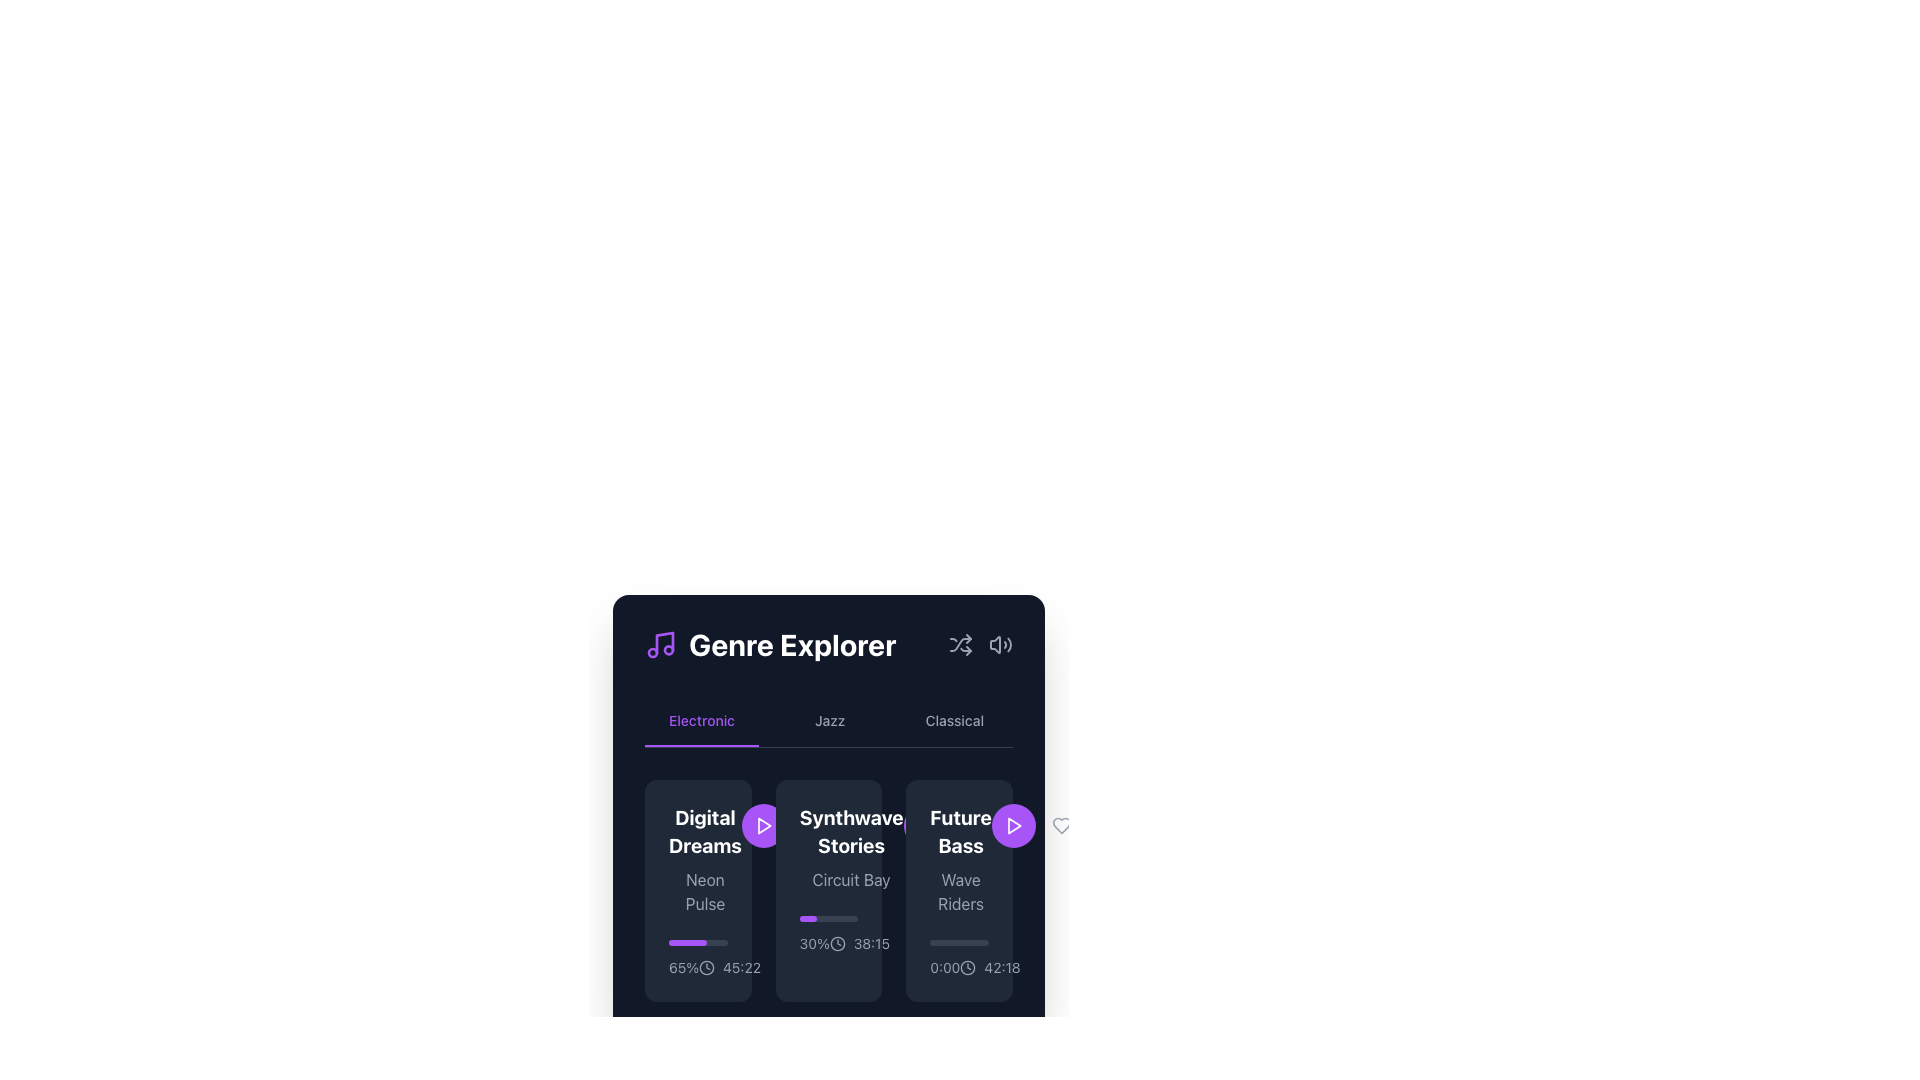 The height and width of the screenshot is (1080, 1920). Describe the element at coordinates (829, 644) in the screenshot. I see `the 'Genre Explorer' title section with the musical note icon and shuffle and sound icons` at that location.